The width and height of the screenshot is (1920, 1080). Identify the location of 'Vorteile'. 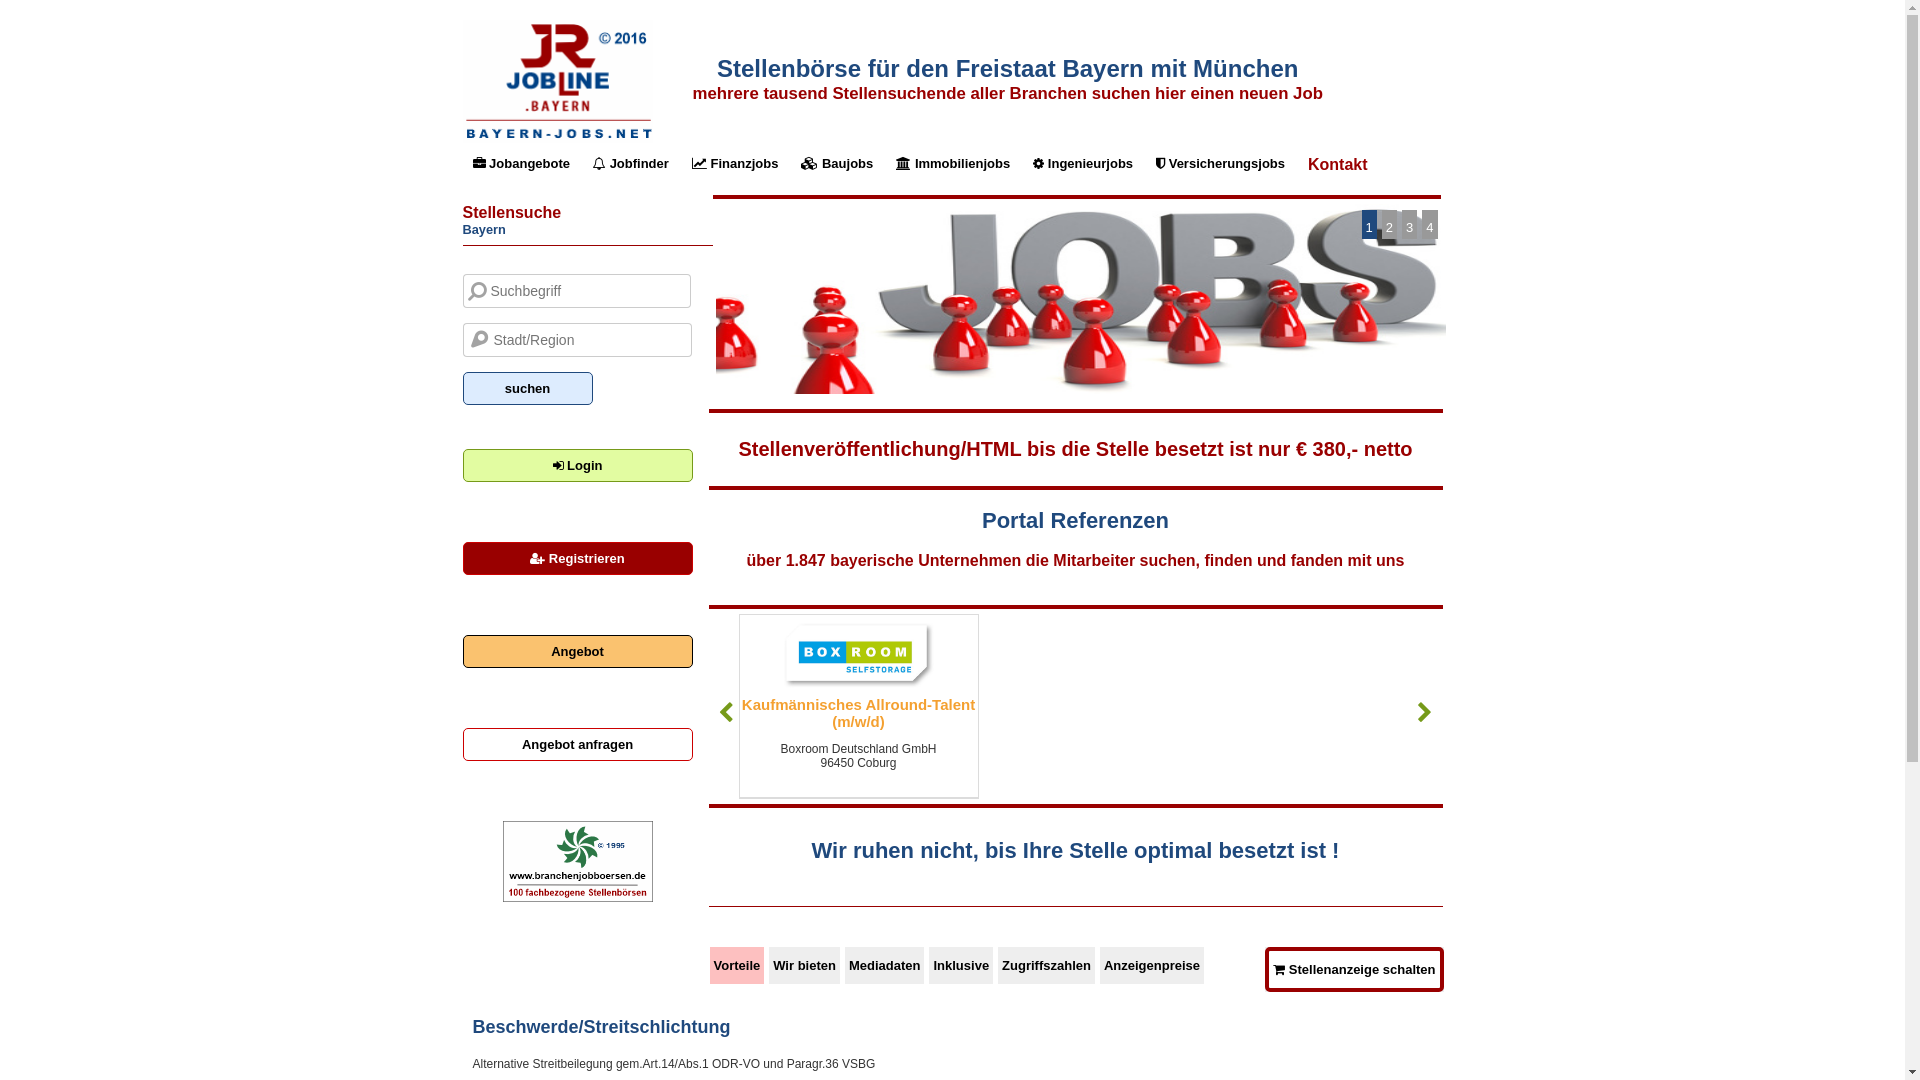
(738, 964).